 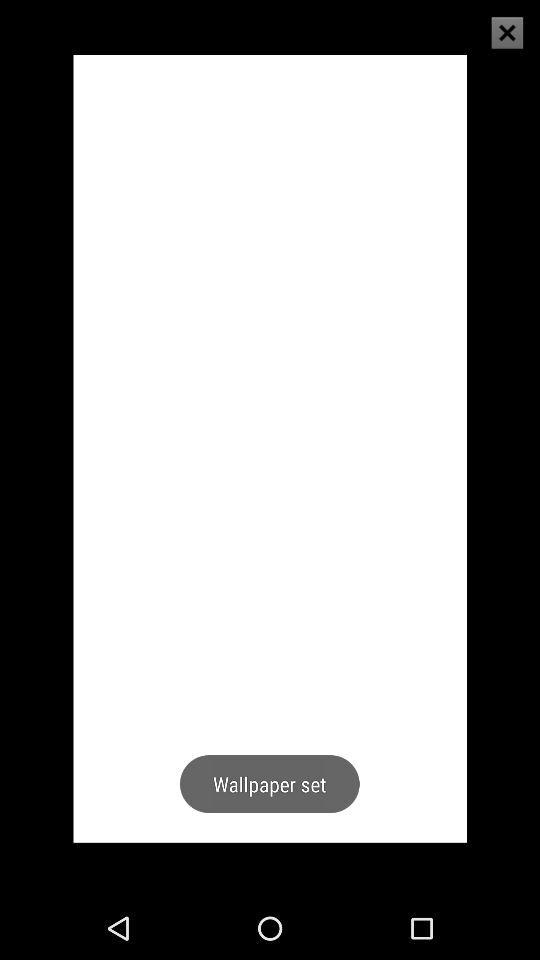 What do you see at coordinates (507, 34) in the screenshot?
I see `the close icon` at bounding box center [507, 34].